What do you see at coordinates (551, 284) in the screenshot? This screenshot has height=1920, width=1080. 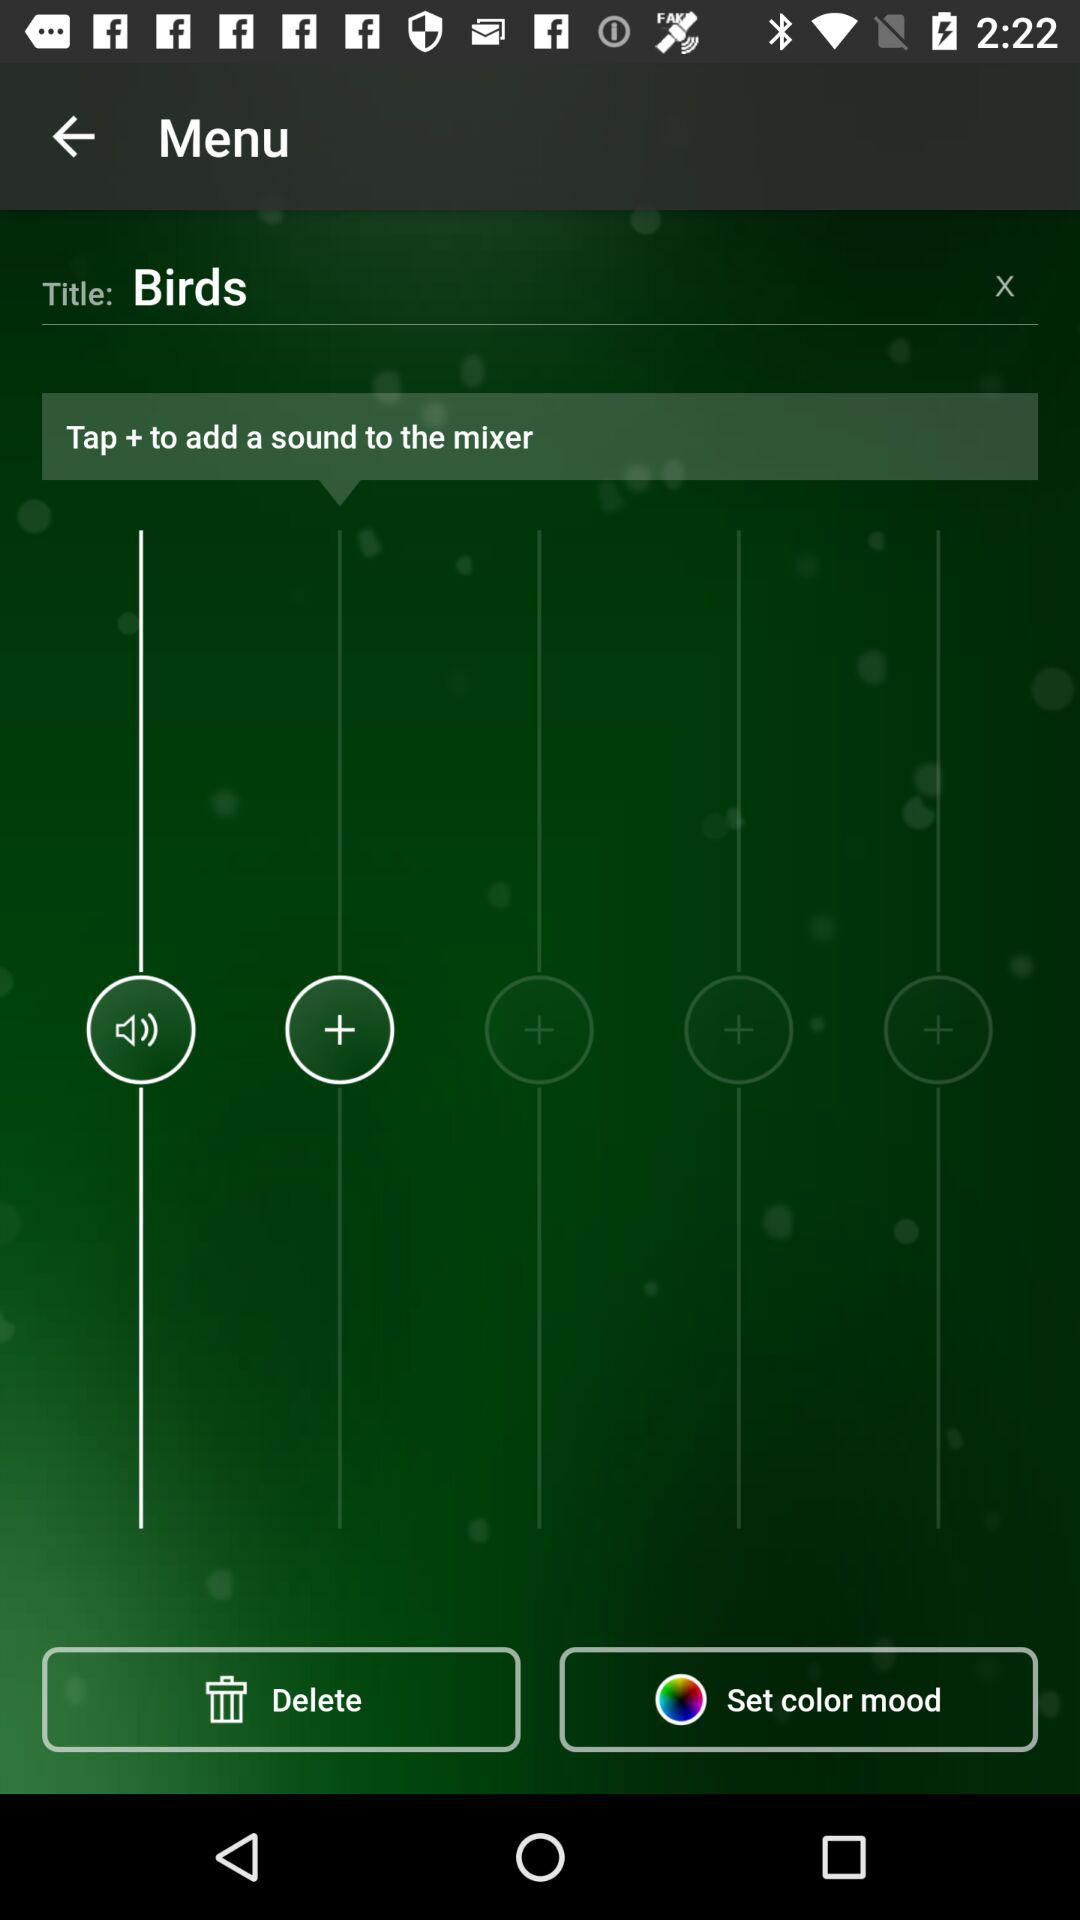 I see `item to the right of title: item` at bounding box center [551, 284].